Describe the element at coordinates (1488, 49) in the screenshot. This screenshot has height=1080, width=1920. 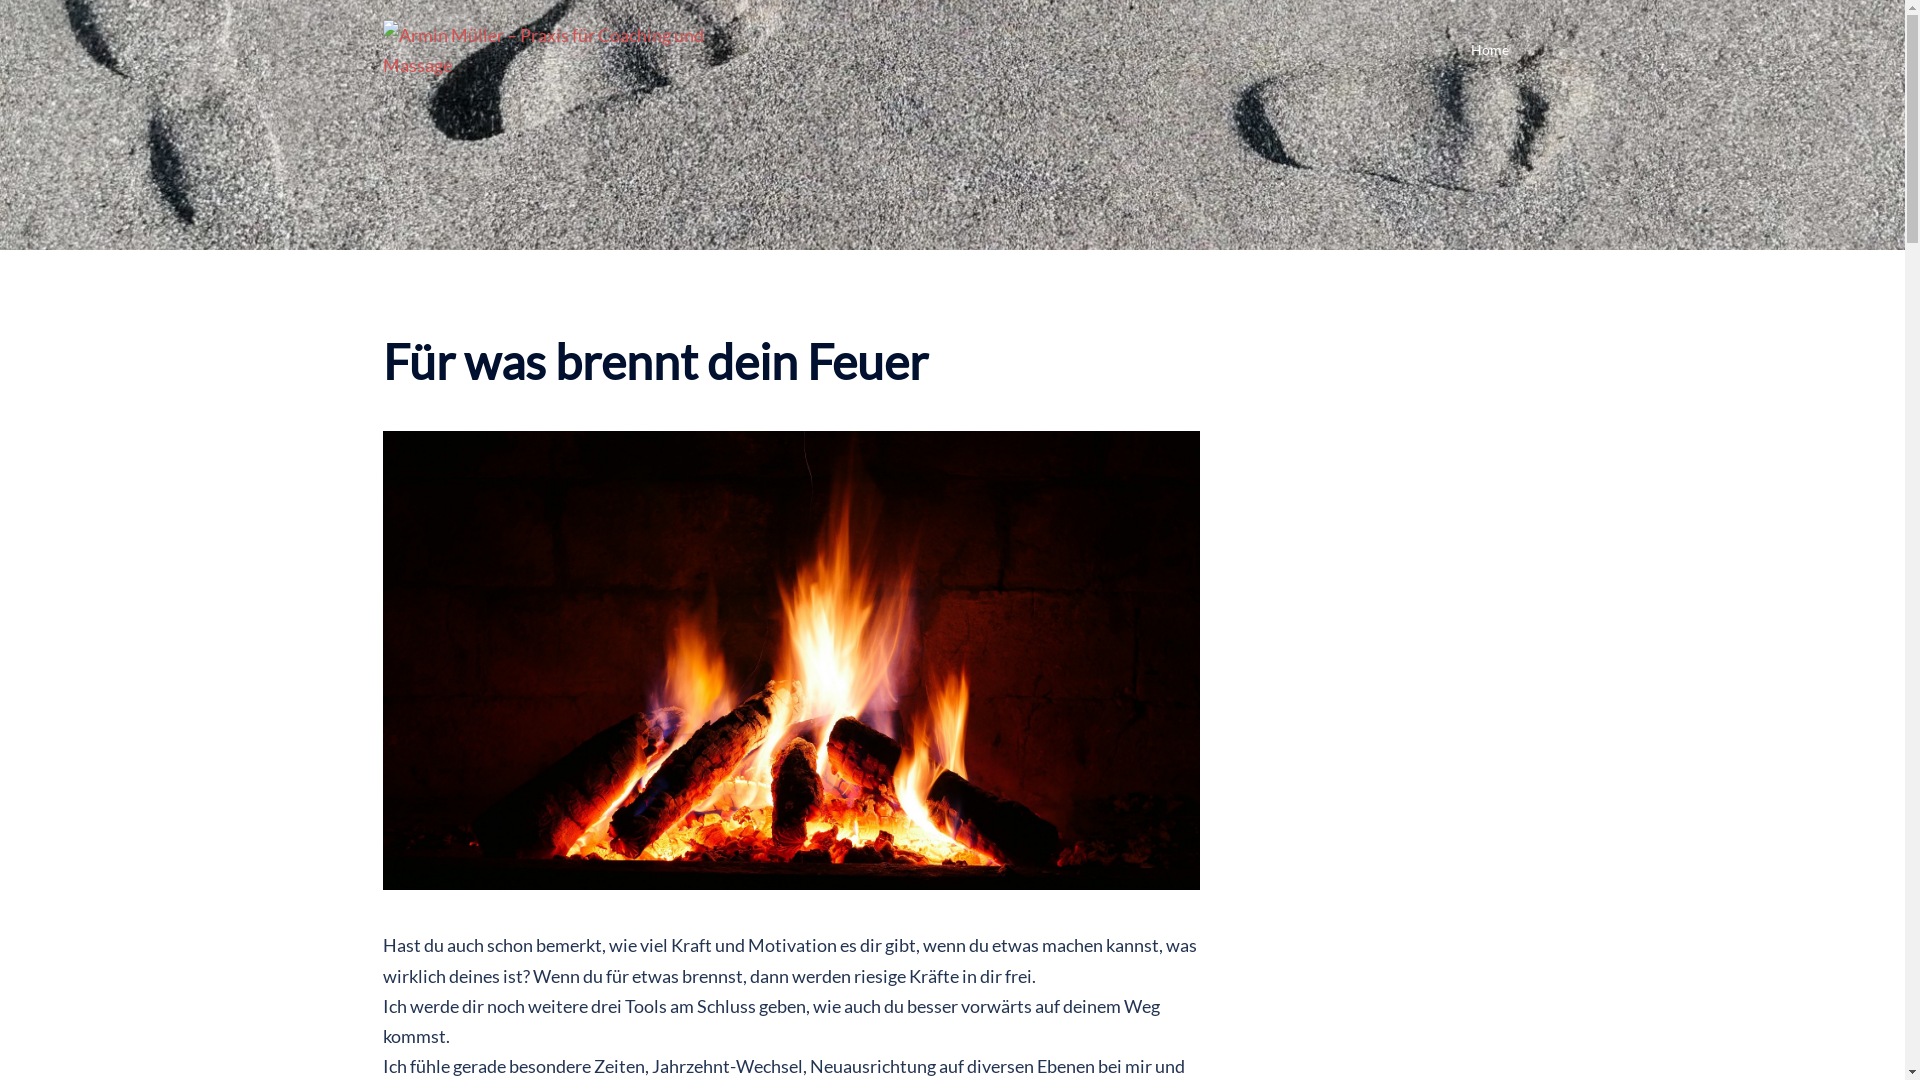
I see `'Home'` at that location.